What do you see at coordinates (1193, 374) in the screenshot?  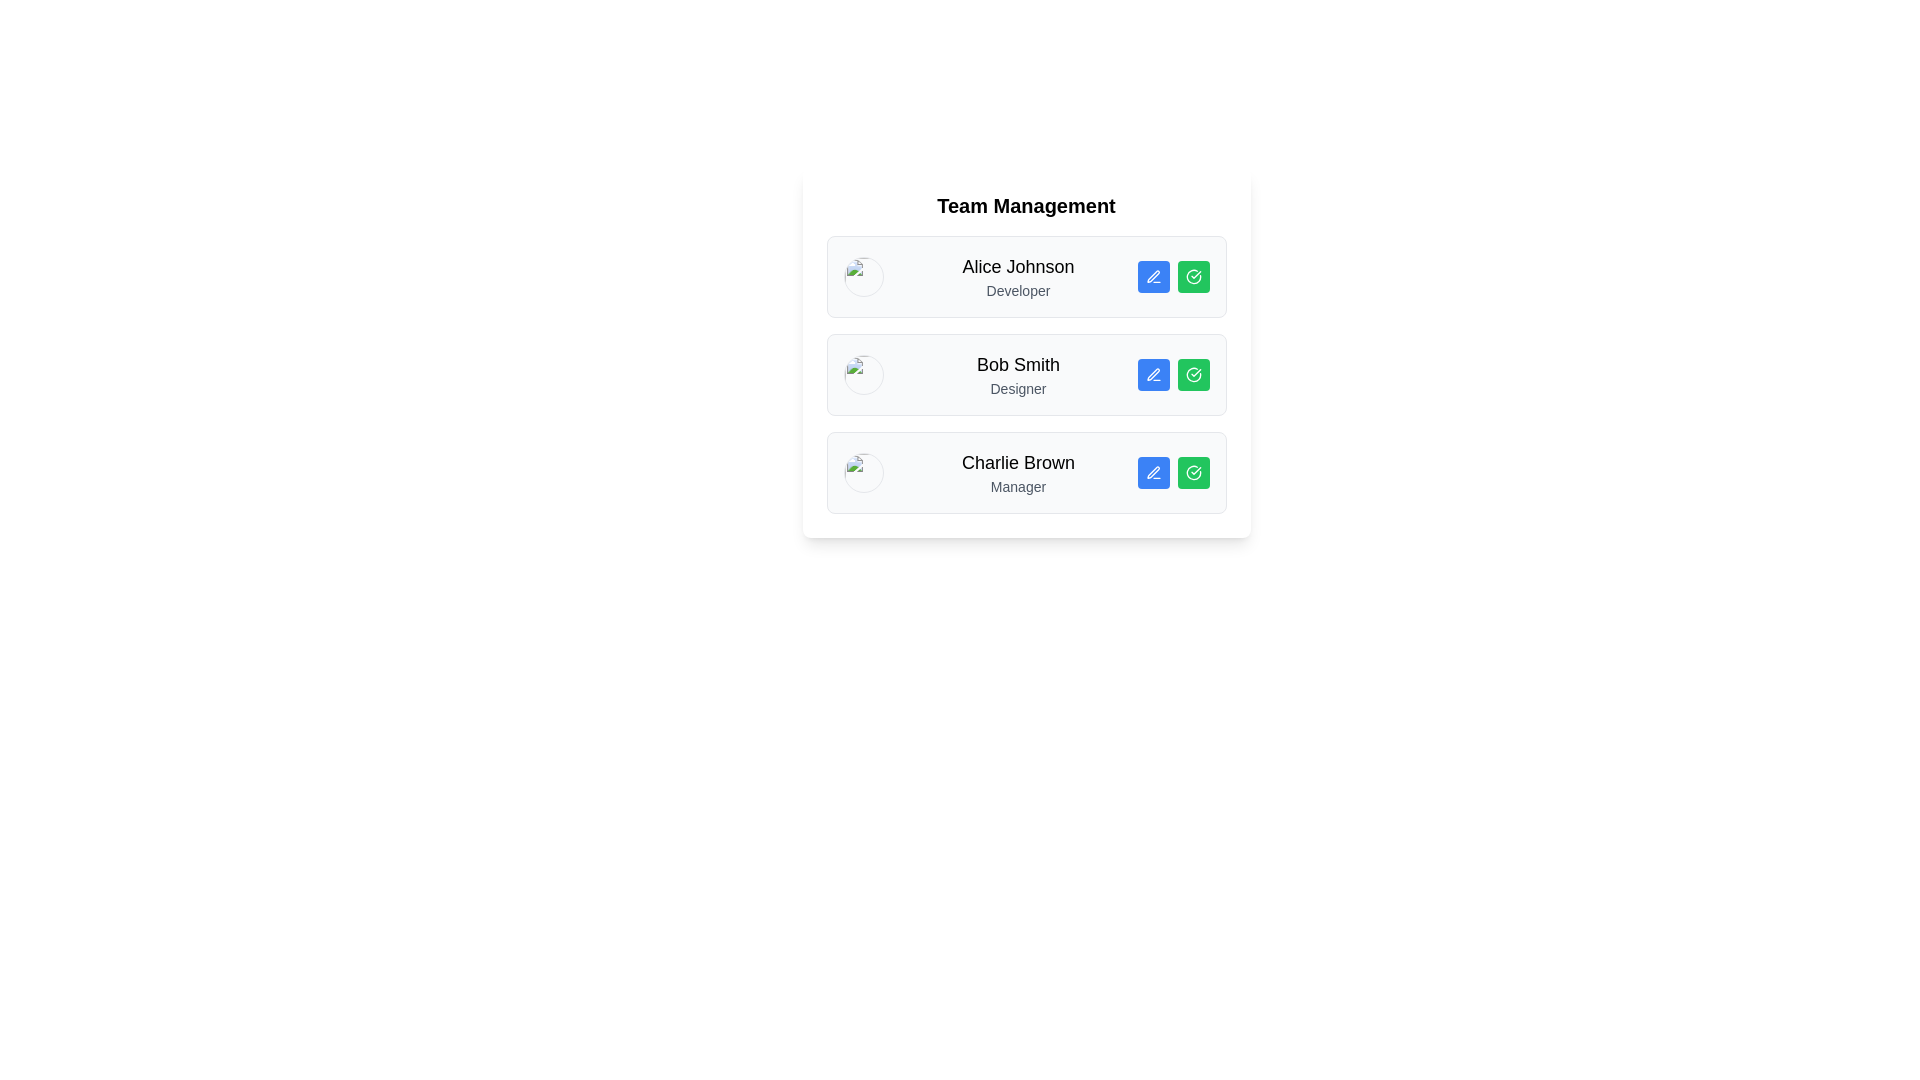 I see `the confirmation icon associated with team member Bob Smith, located in the rightmost section of the second item in a vertical list of three team members` at bounding box center [1193, 374].